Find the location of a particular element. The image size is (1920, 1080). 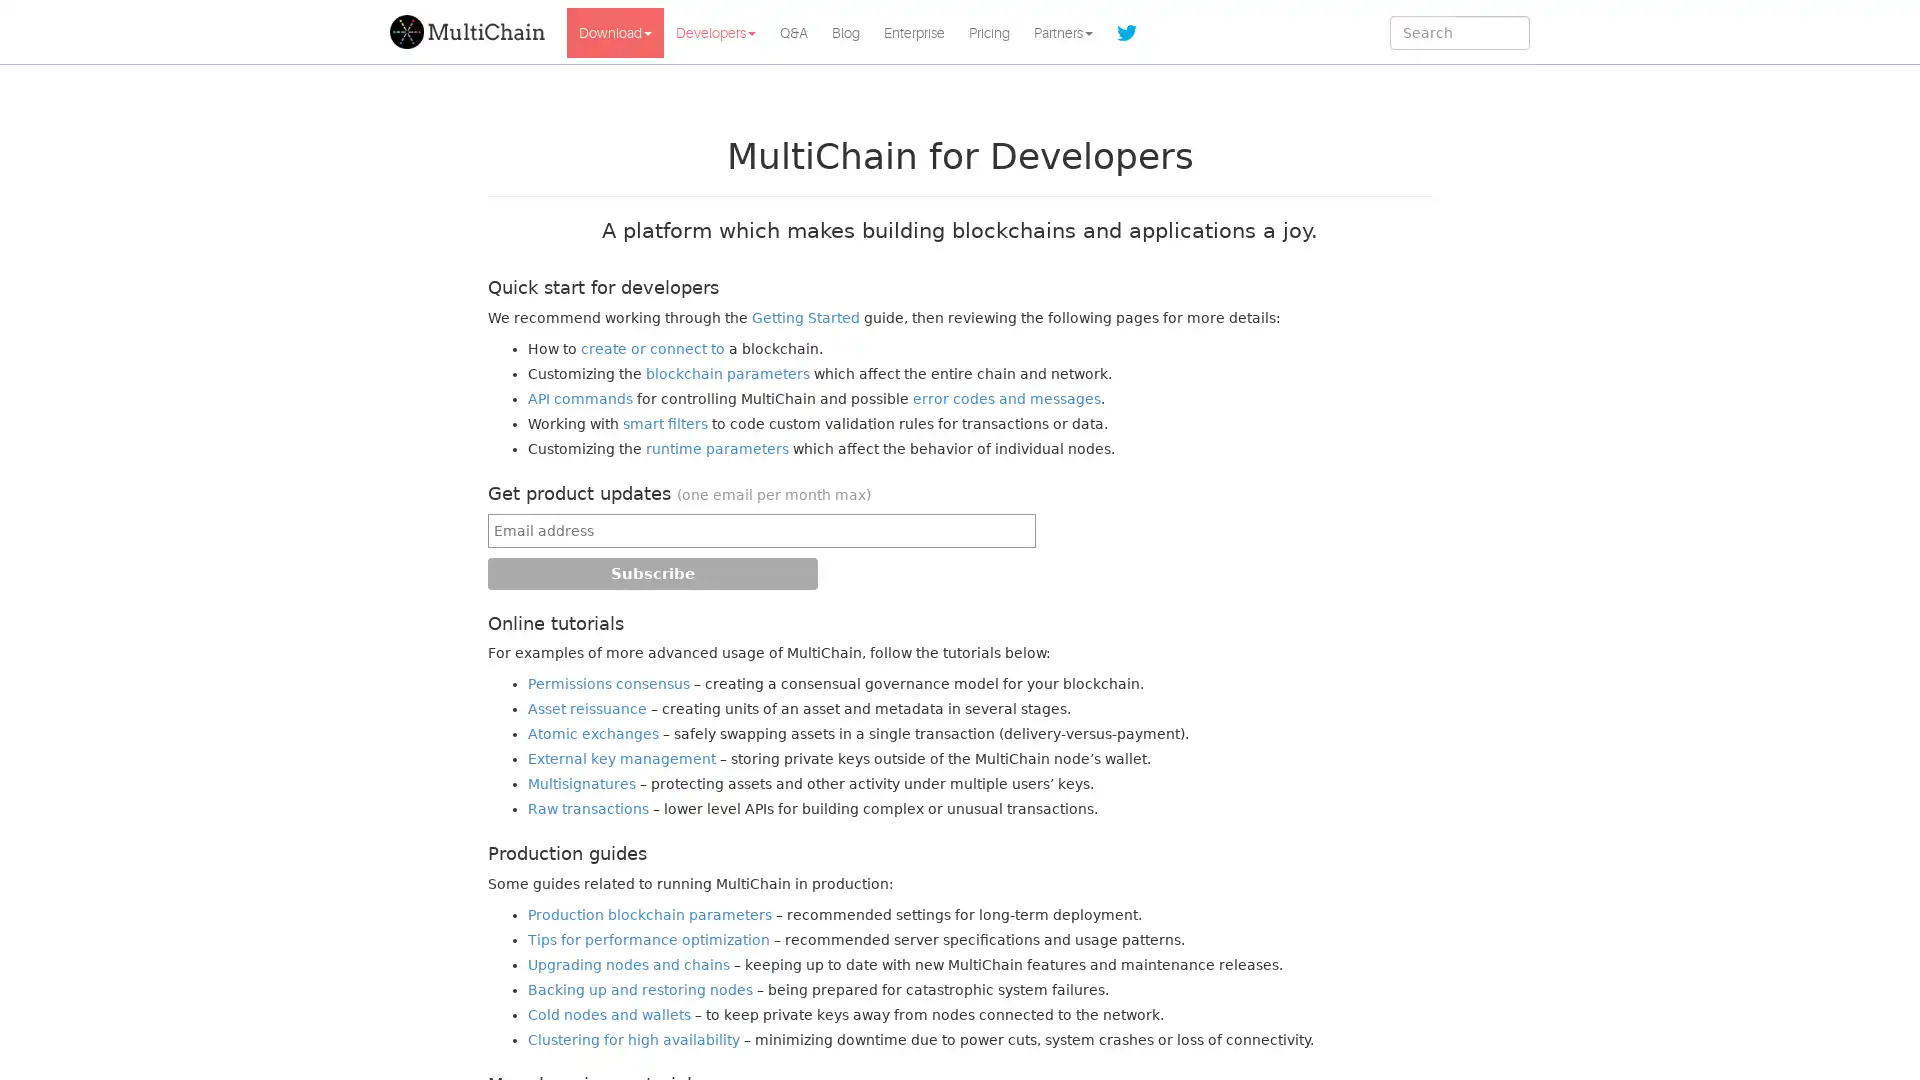

Subscribe is located at coordinates (652, 573).